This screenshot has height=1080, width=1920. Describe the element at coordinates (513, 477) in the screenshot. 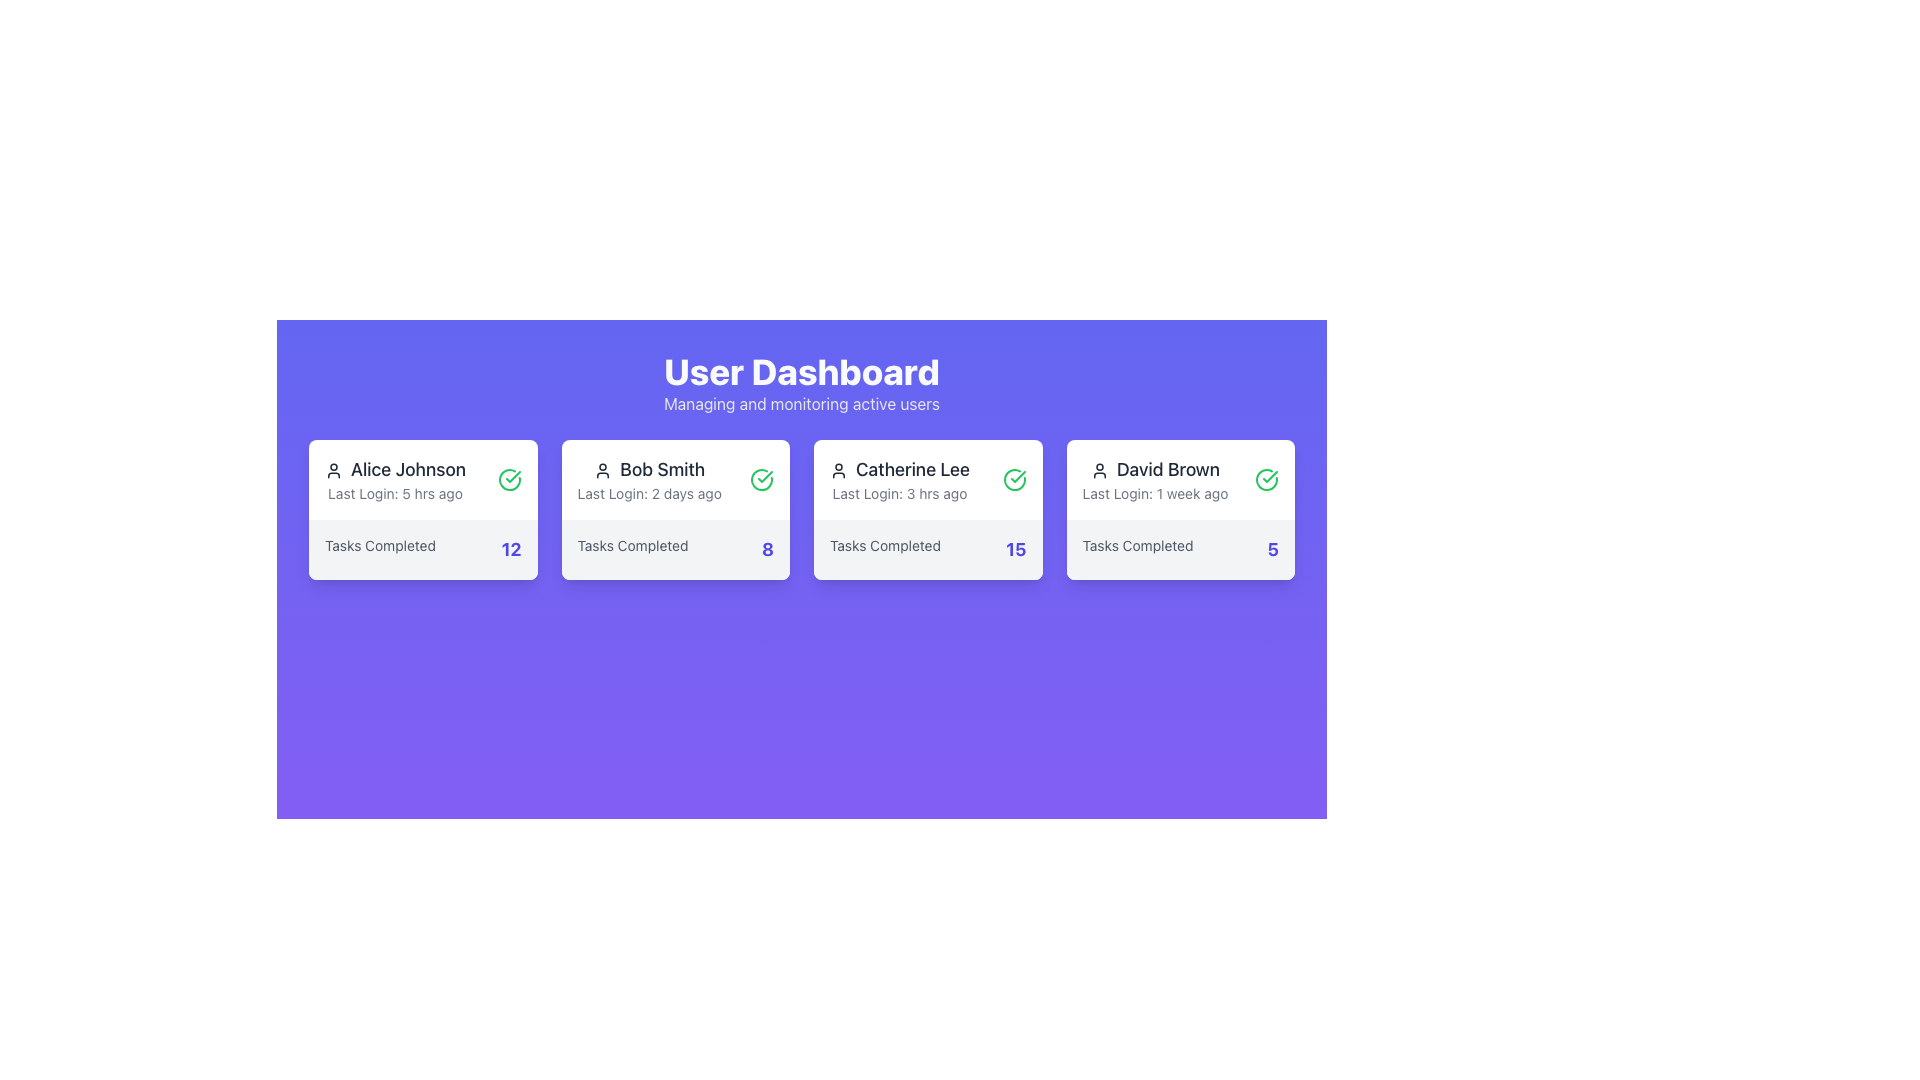

I see `the green checkmark icon located in the top-right corner of the card for 'Bob Smith'` at that location.